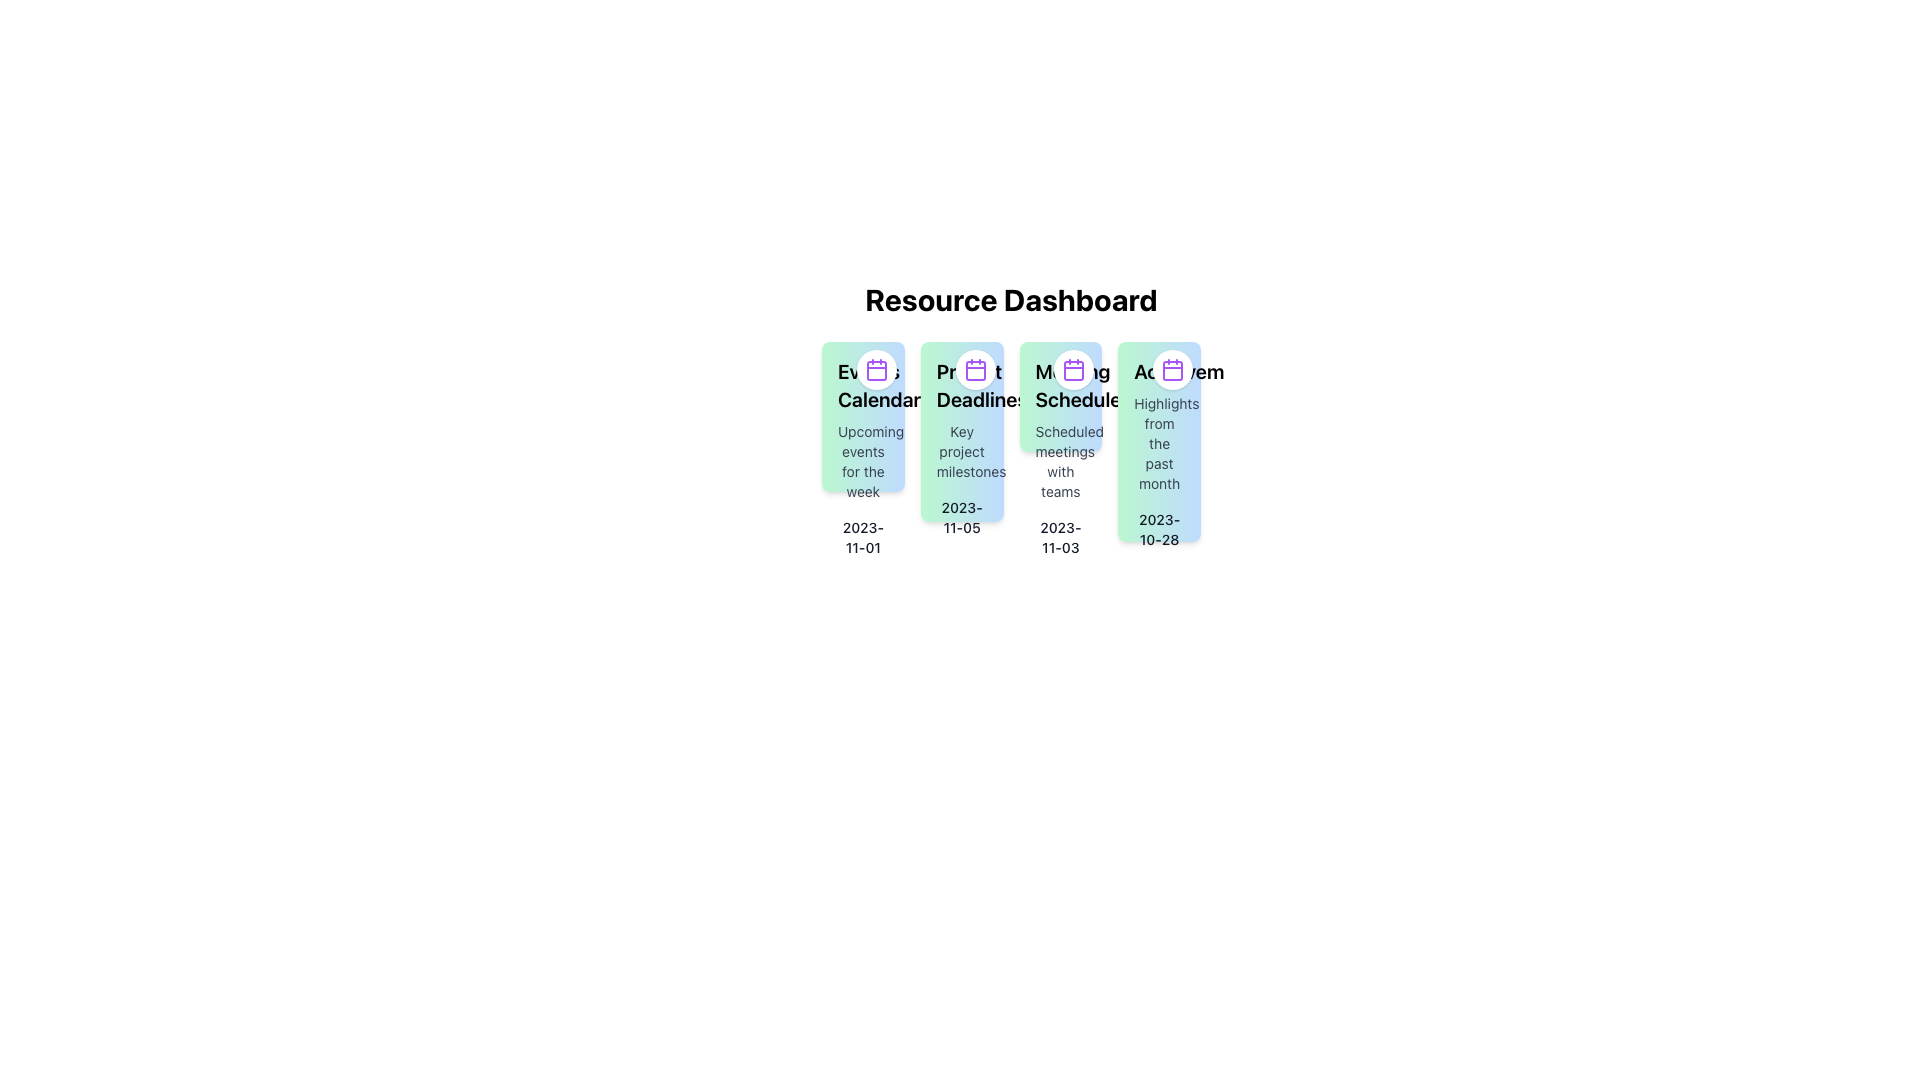  Describe the element at coordinates (1059, 536) in the screenshot. I see `the text label displaying '2023-11-03'` at that location.